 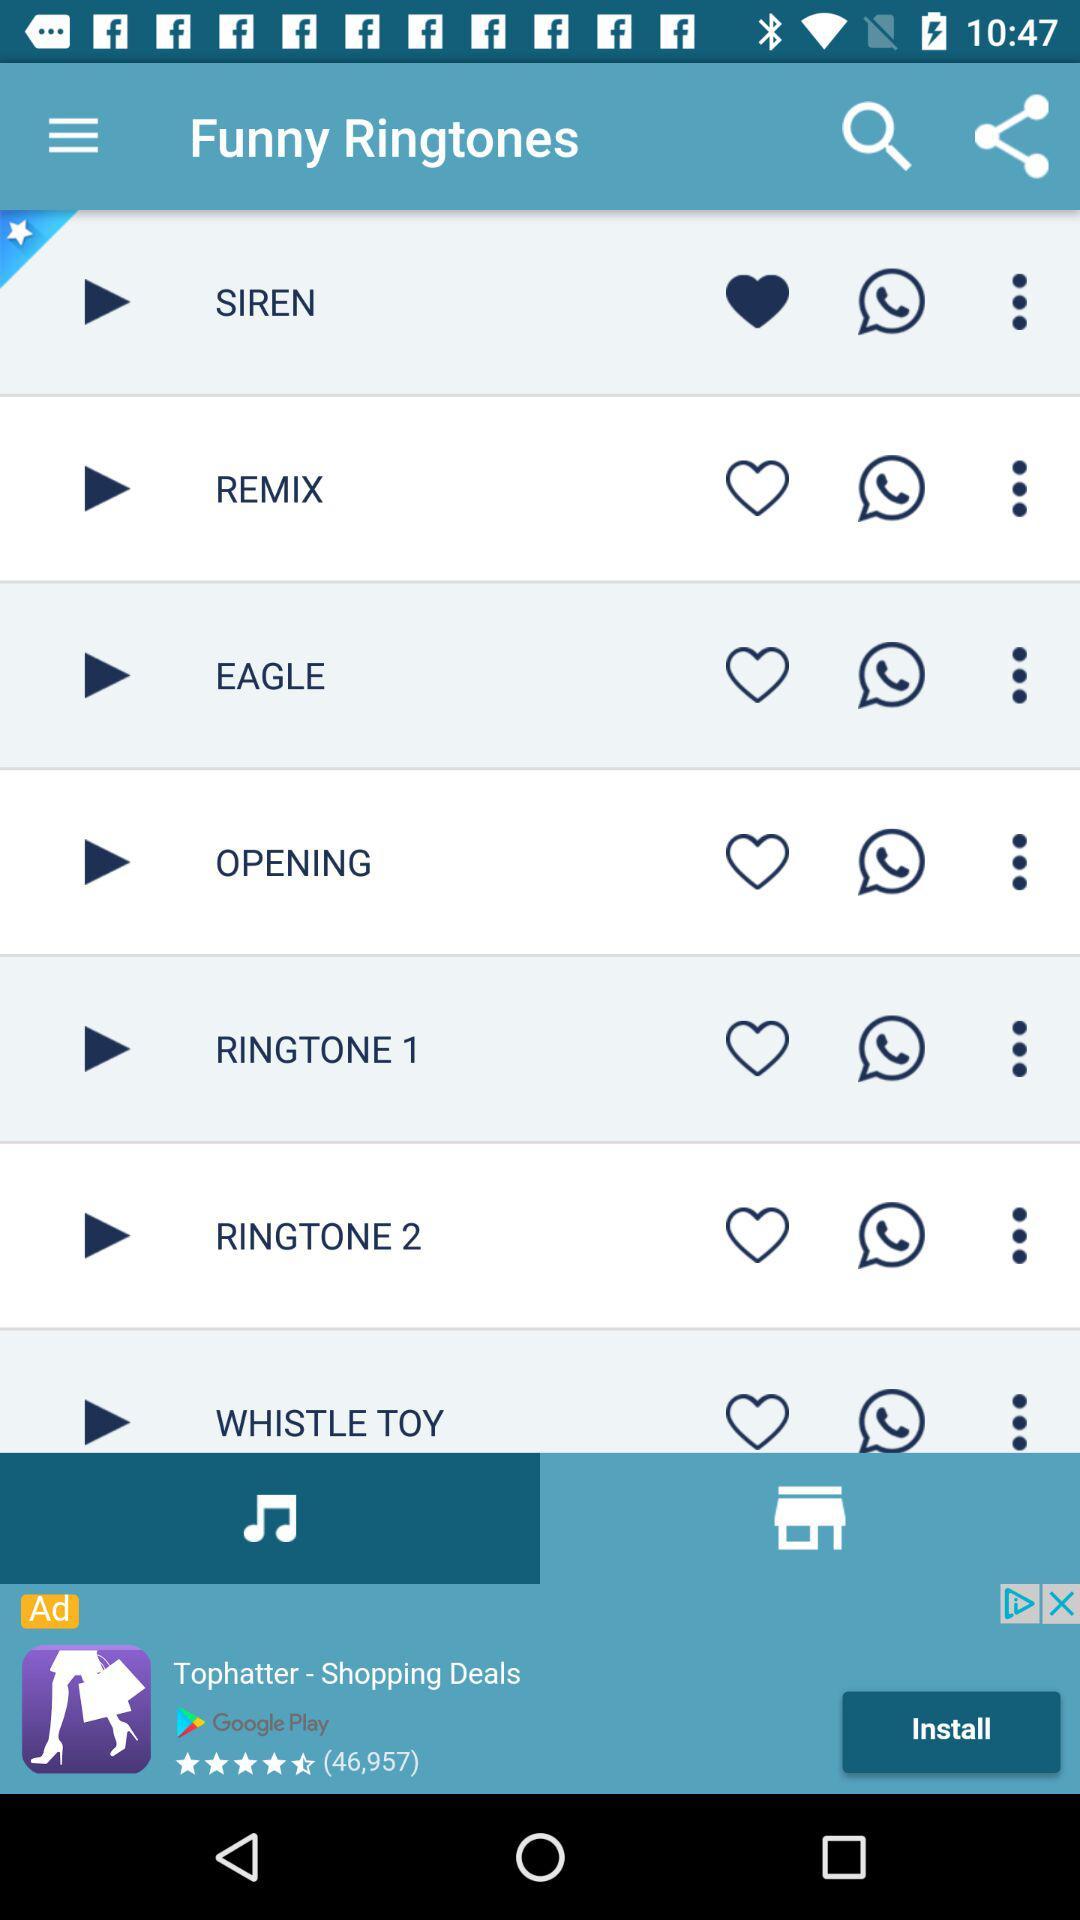 What do you see at coordinates (107, 300) in the screenshot?
I see `button` at bounding box center [107, 300].